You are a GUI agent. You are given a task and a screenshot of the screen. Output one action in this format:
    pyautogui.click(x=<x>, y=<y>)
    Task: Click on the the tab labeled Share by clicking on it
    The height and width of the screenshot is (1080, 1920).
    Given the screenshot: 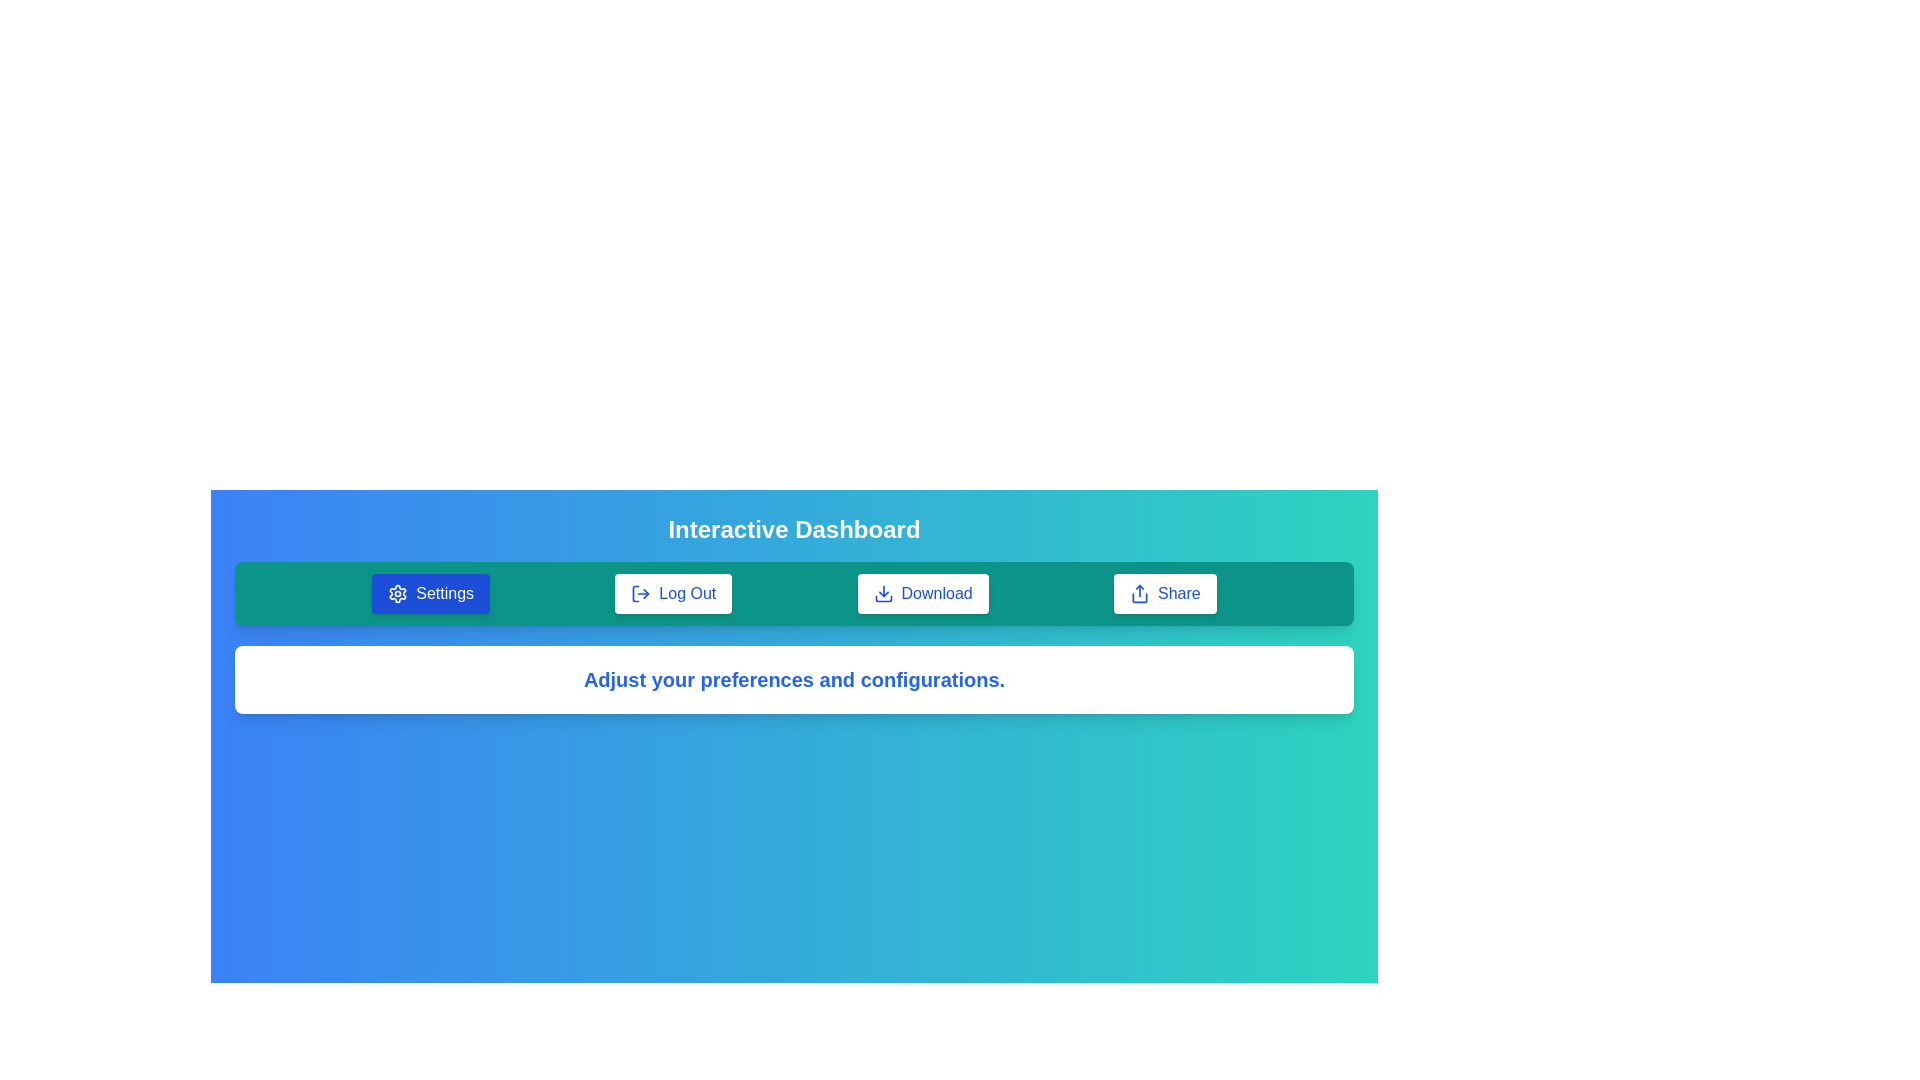 What is the action you would take?
    pyautogui.click(x=1165, y=593)
    